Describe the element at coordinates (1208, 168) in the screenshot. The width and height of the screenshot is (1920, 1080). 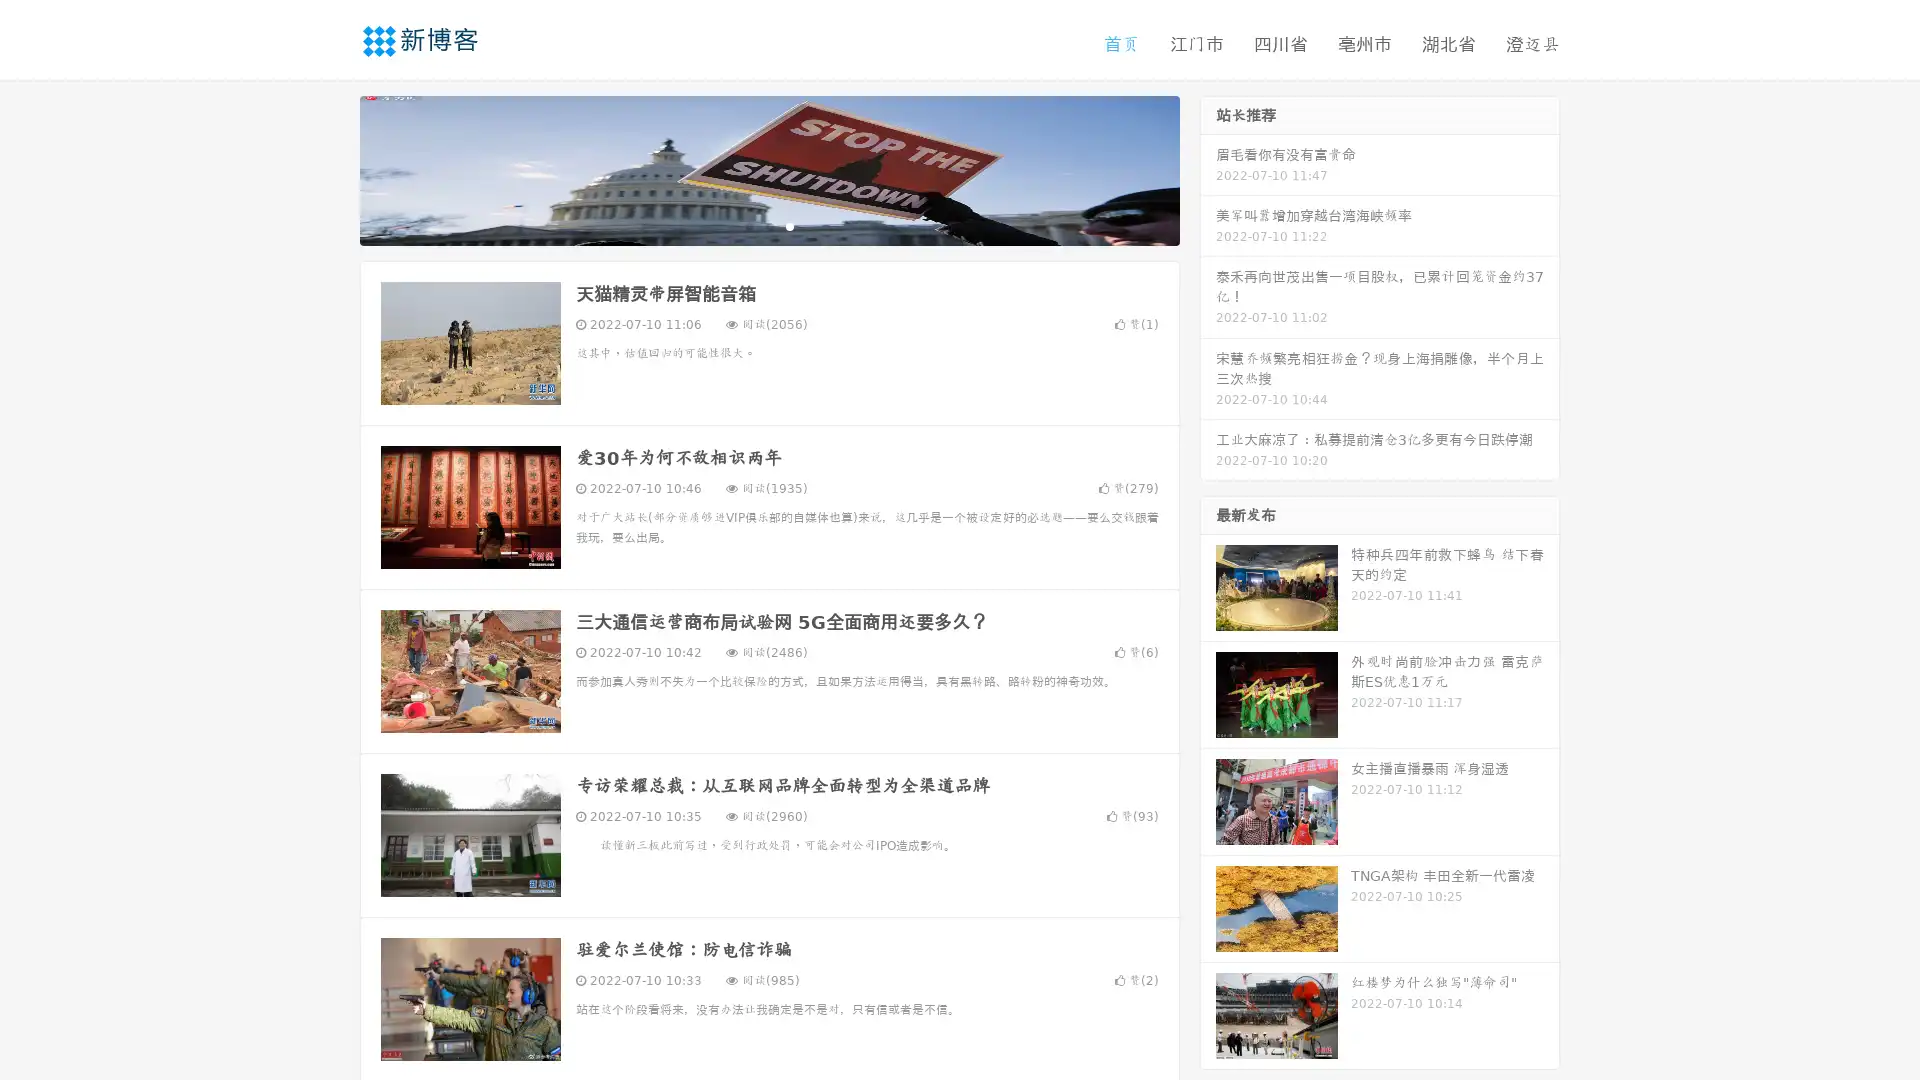
I see `Next slide` at that location.